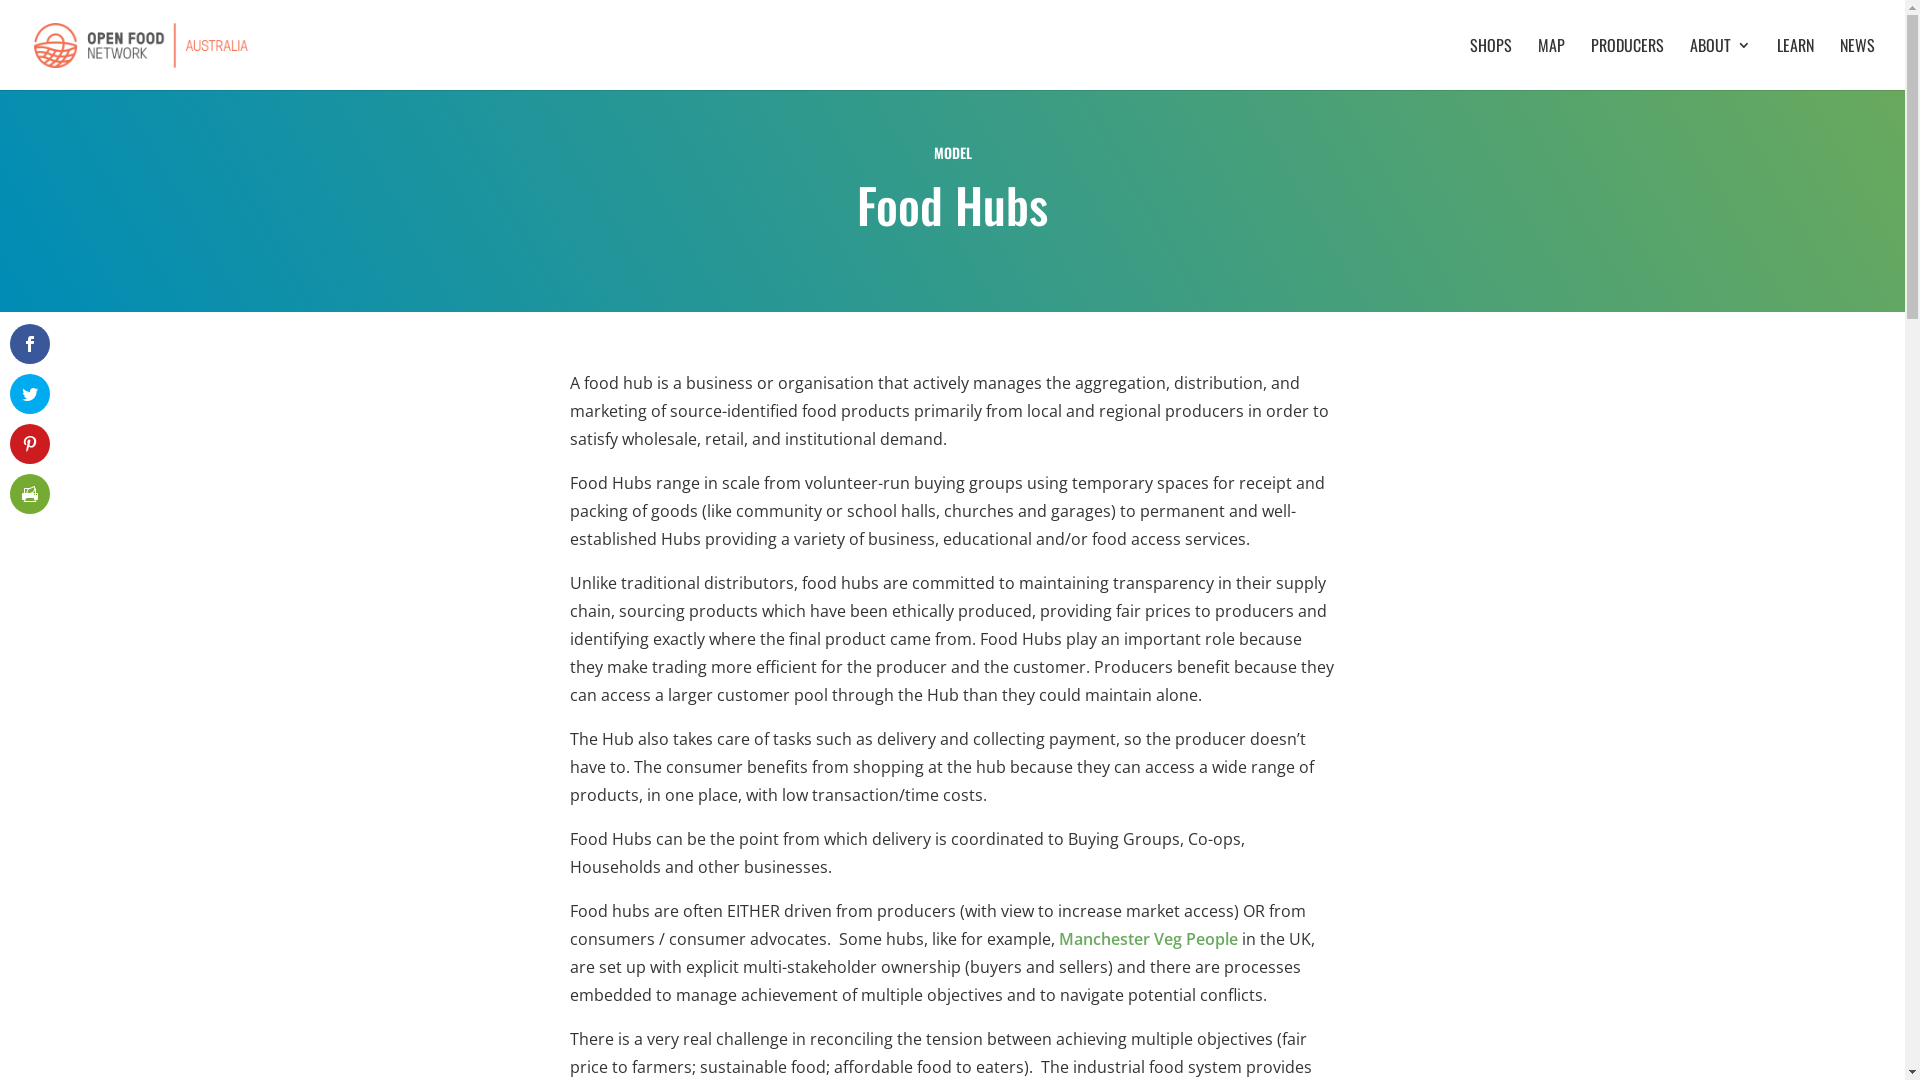 This screenshot has width=1920, height=1080. What do you see at coordinates (1719, 63) in the screenshot?
I see `'ABOUT'` at bounding box center [1719, 63].